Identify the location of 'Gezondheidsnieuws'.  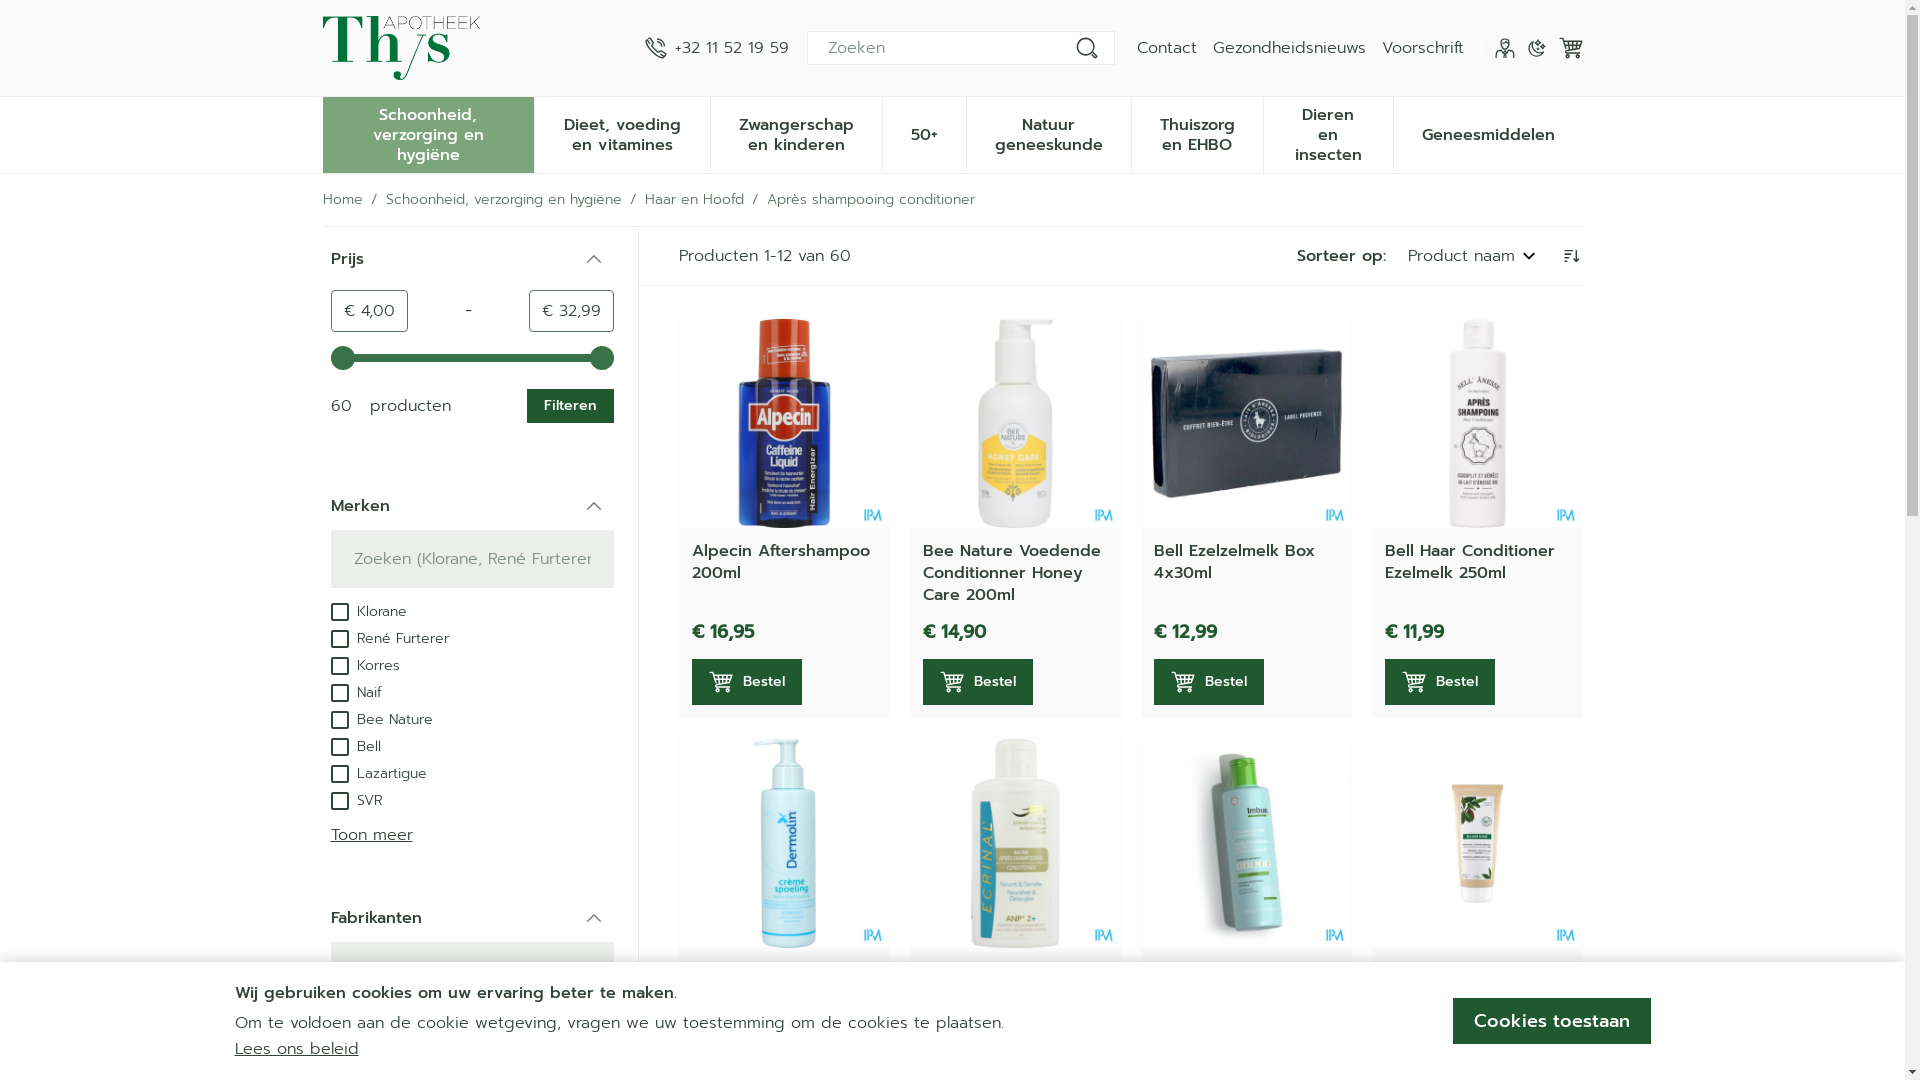
(1288, 46).